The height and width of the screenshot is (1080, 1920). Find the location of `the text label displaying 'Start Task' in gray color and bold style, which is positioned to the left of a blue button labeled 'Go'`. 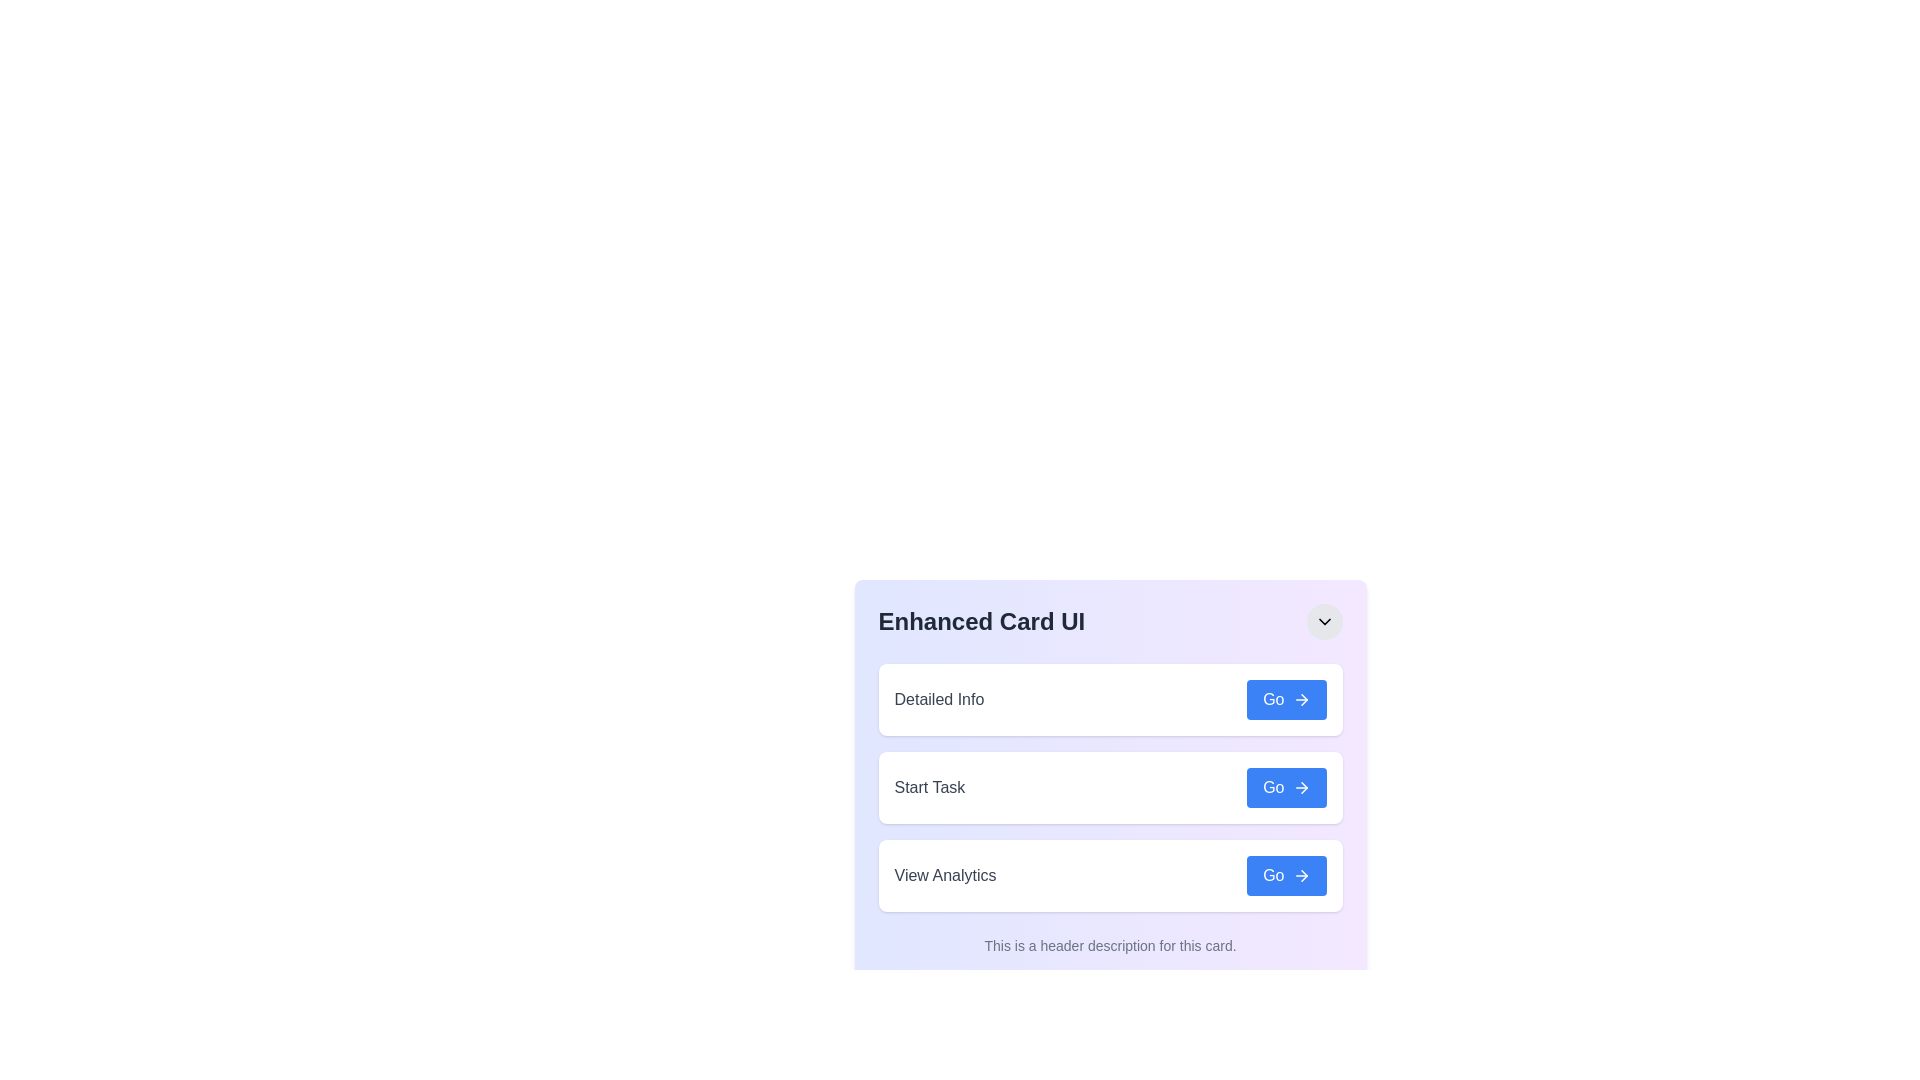

the text label displaying 'Start Task' in gray color and bold style, which is positioned to the left of a blue button labeled 'Go' is located at coordinates (928, 786).